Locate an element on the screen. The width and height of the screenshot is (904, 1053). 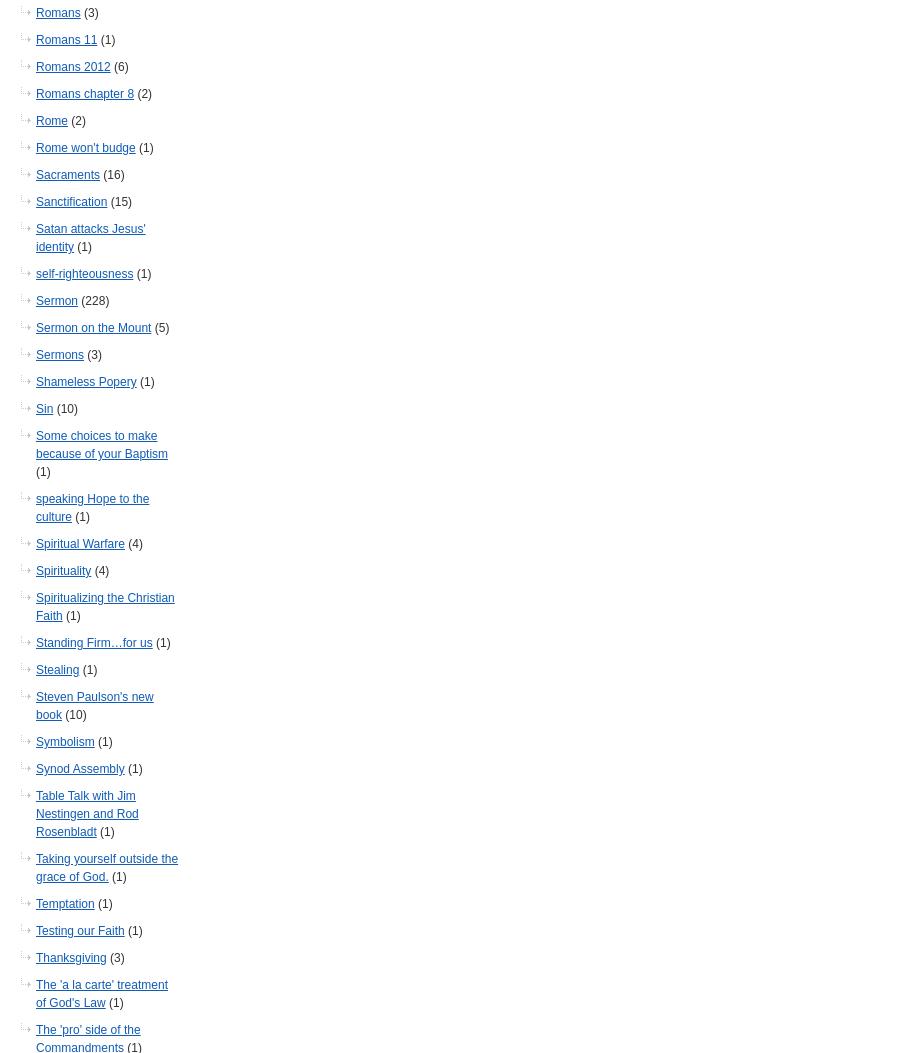
'Sermon' is located at coordinates (34, 300).